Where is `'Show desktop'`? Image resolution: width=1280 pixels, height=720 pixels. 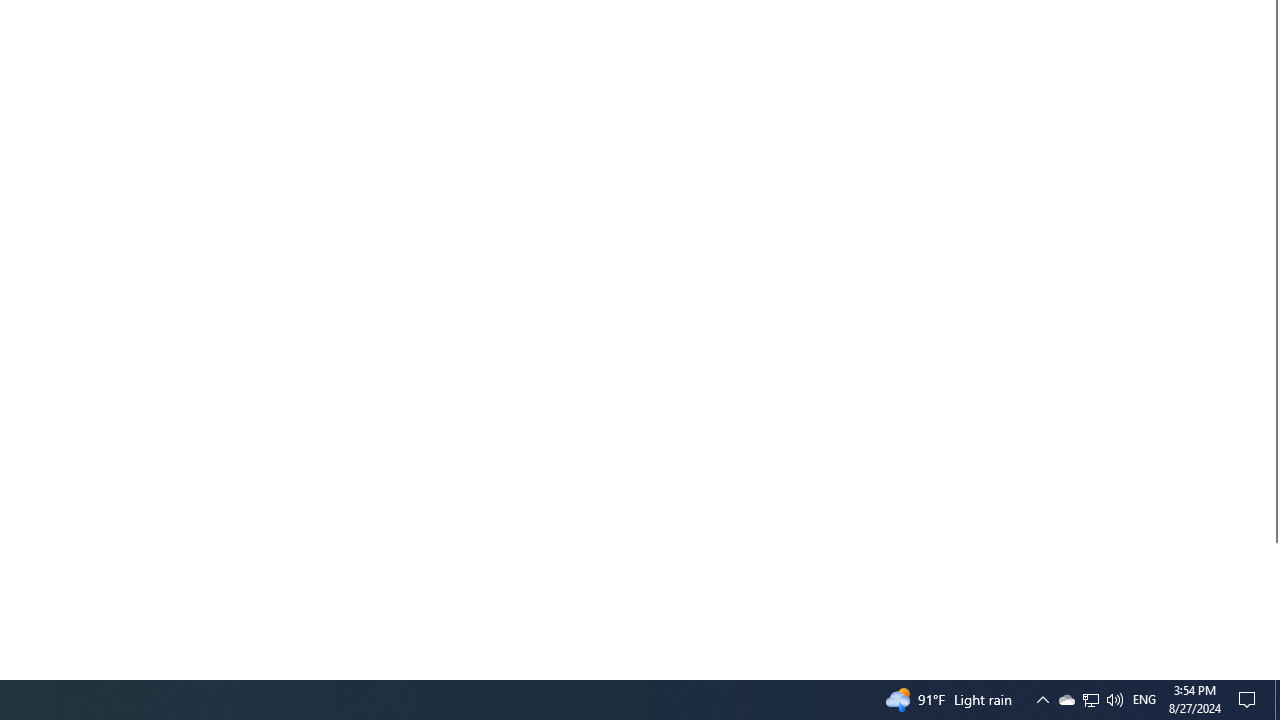 'Show desktop' is located at coordinates (1276, 698).